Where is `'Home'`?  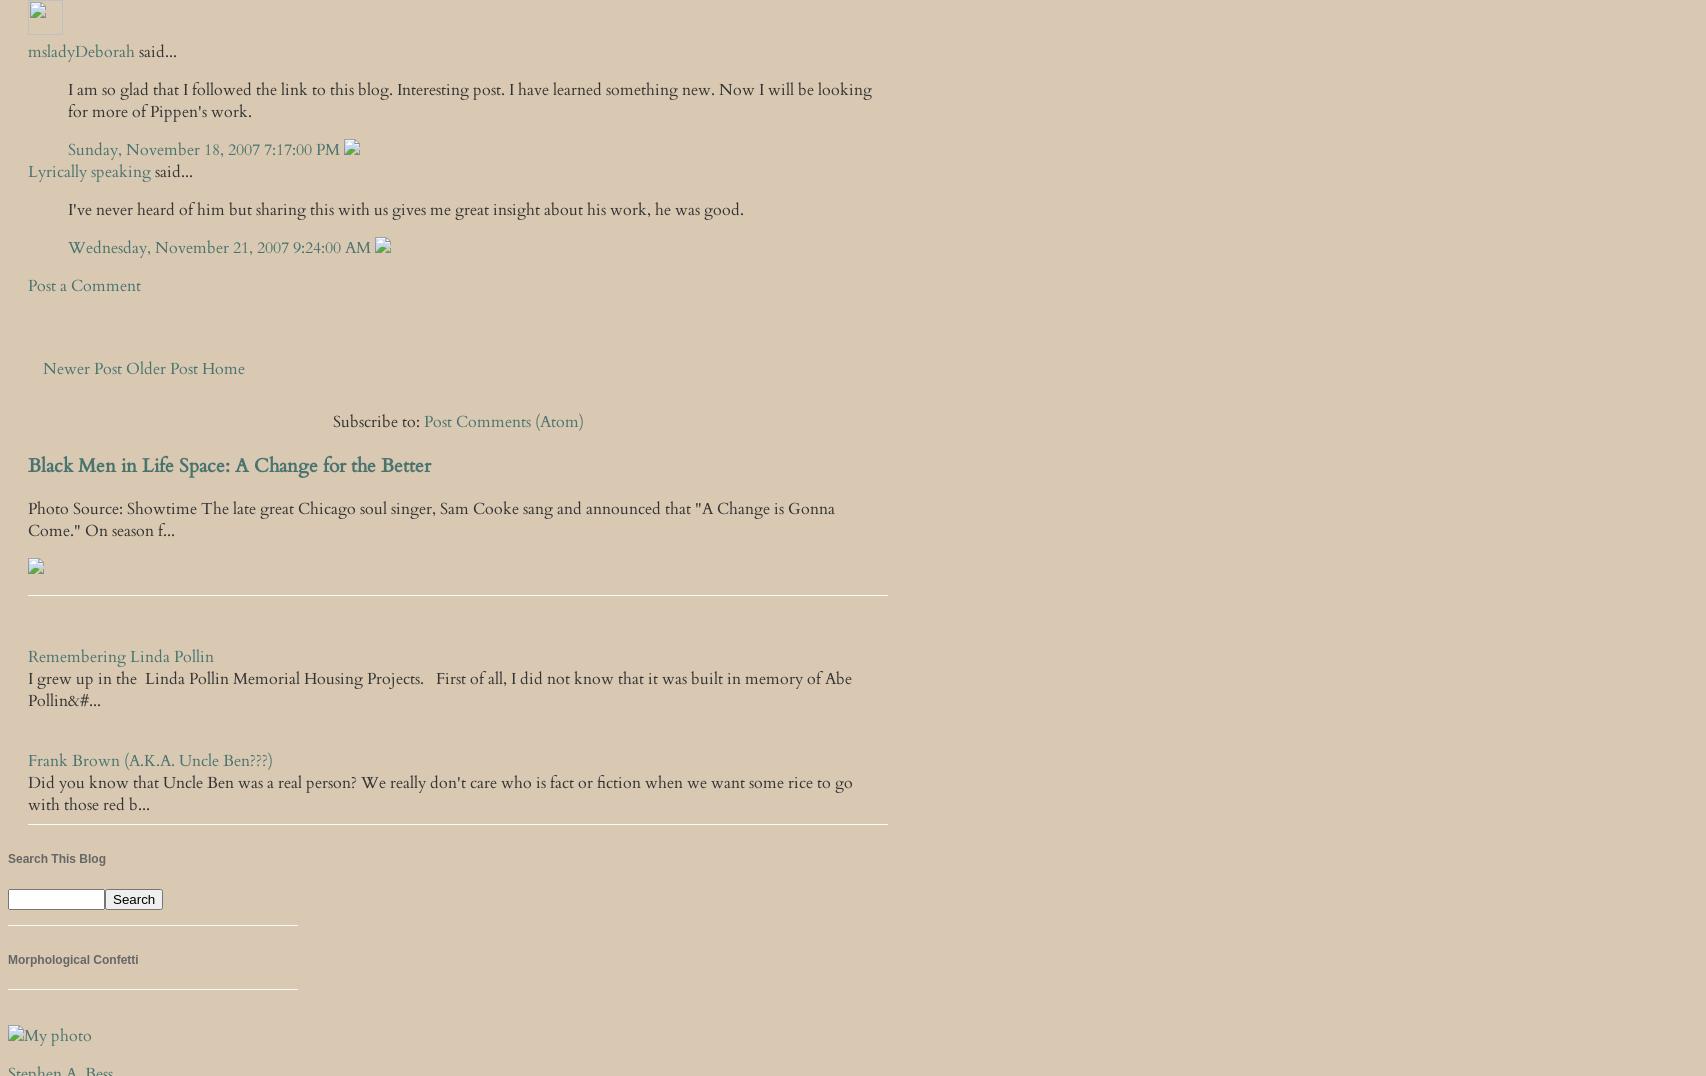
'Home' is located at coordinates (223, 367).